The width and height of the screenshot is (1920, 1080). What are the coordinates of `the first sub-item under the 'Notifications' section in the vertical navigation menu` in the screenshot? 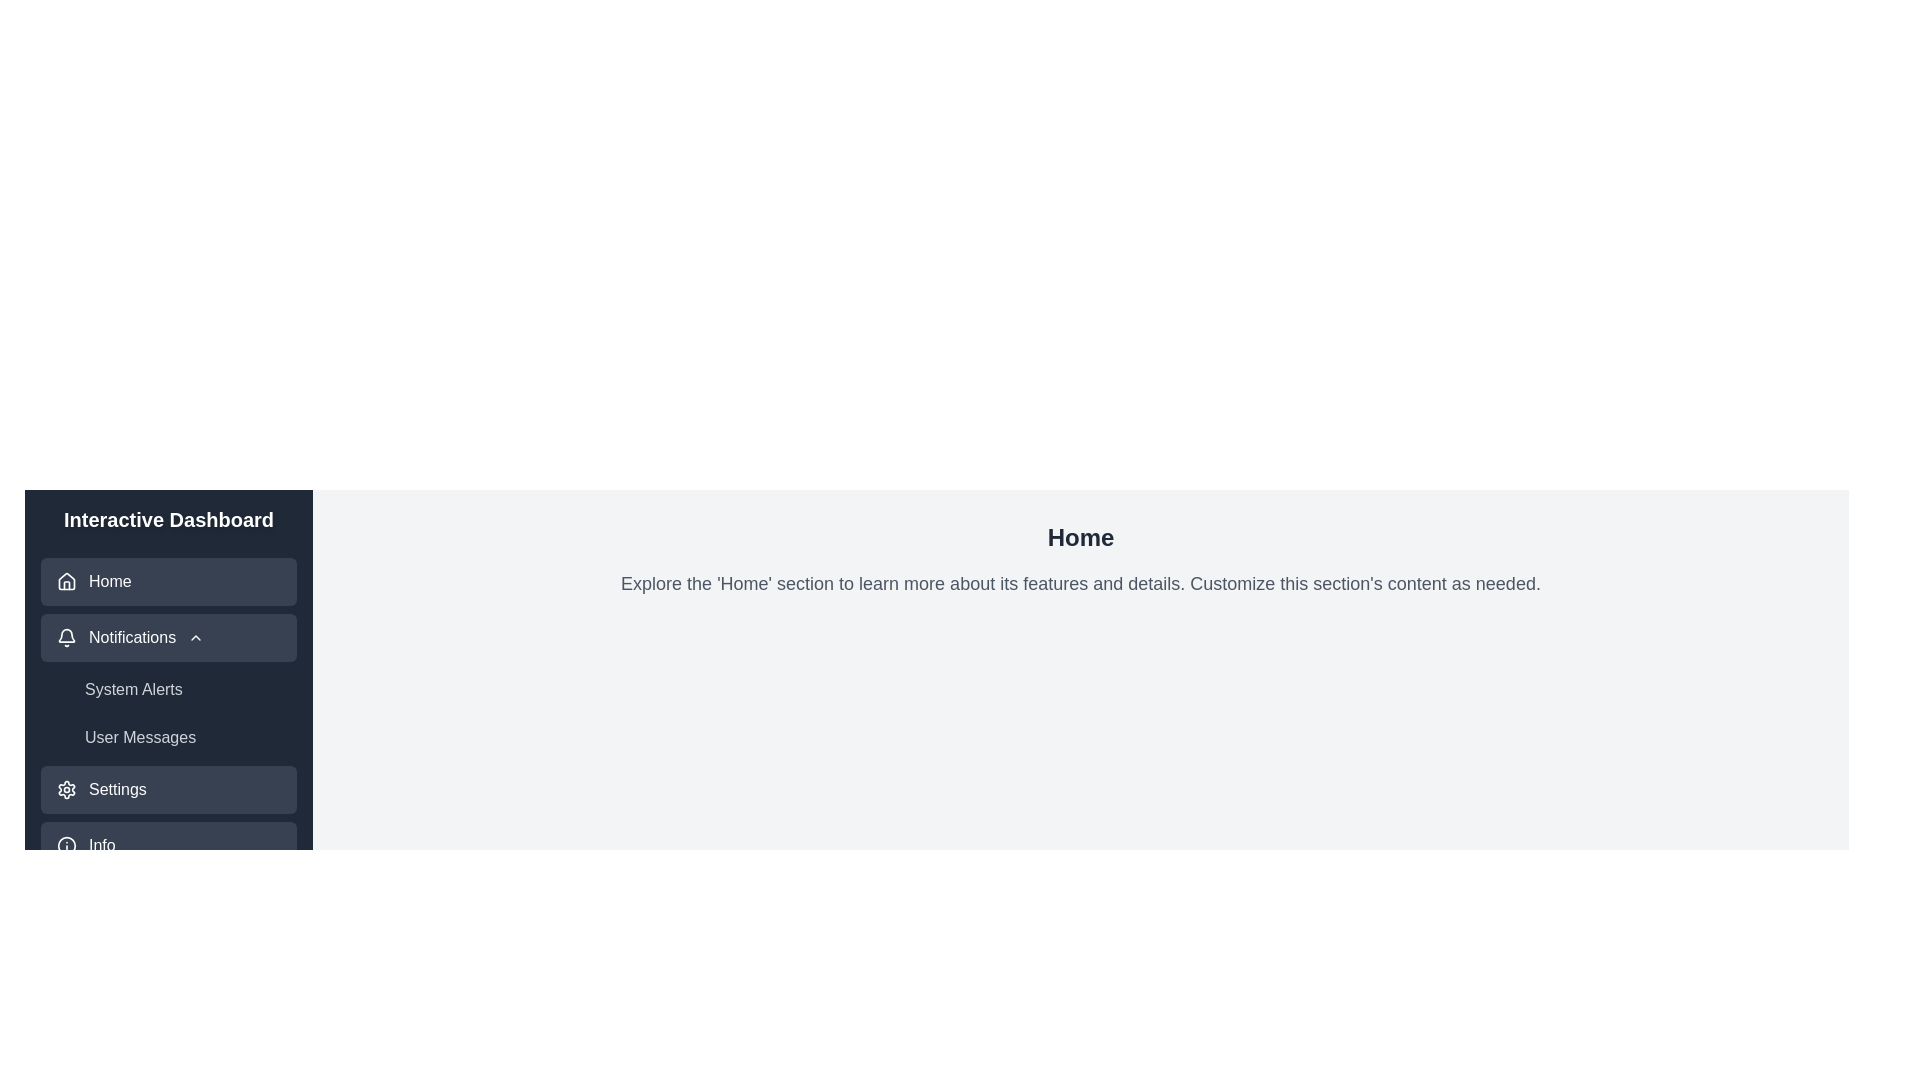 It's located at (168, 712).